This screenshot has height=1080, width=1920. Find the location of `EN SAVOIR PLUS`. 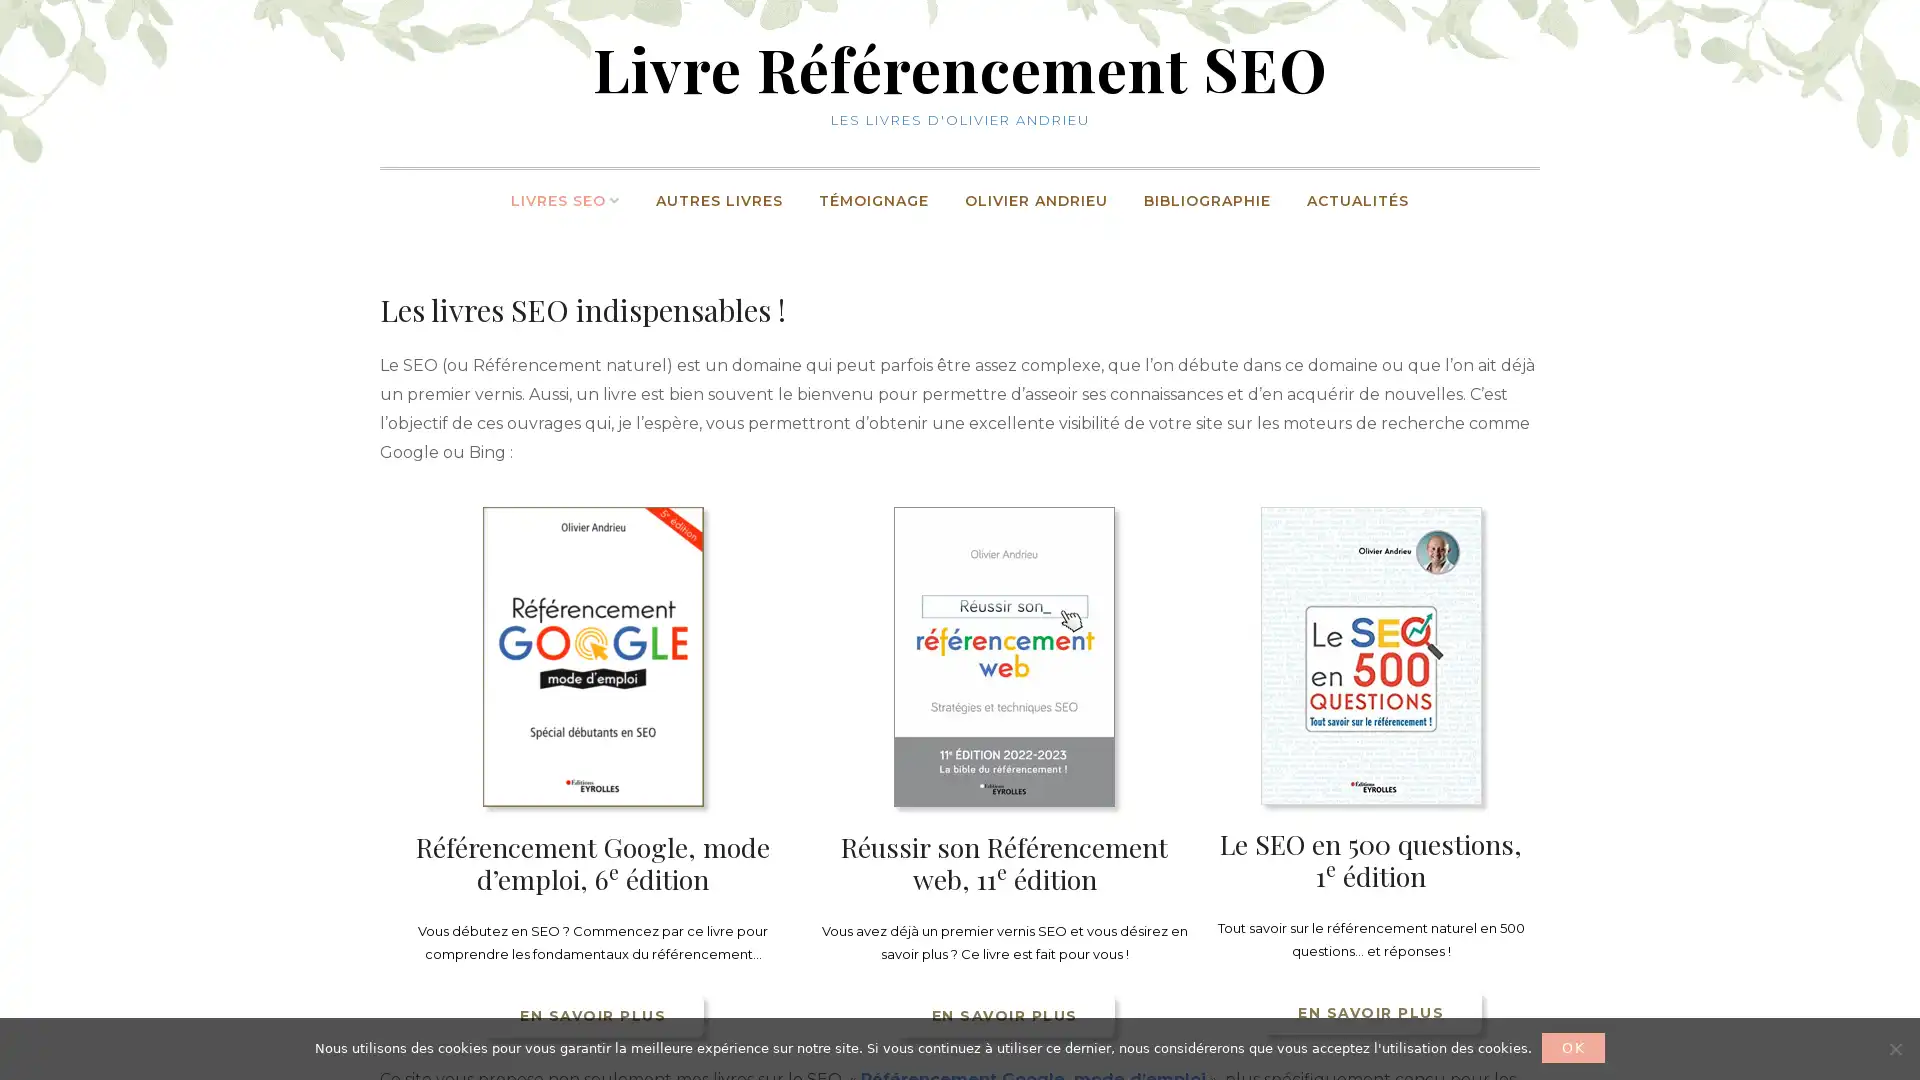

EN SAVOIR PLUS is located at coordinates (1369, 1011).